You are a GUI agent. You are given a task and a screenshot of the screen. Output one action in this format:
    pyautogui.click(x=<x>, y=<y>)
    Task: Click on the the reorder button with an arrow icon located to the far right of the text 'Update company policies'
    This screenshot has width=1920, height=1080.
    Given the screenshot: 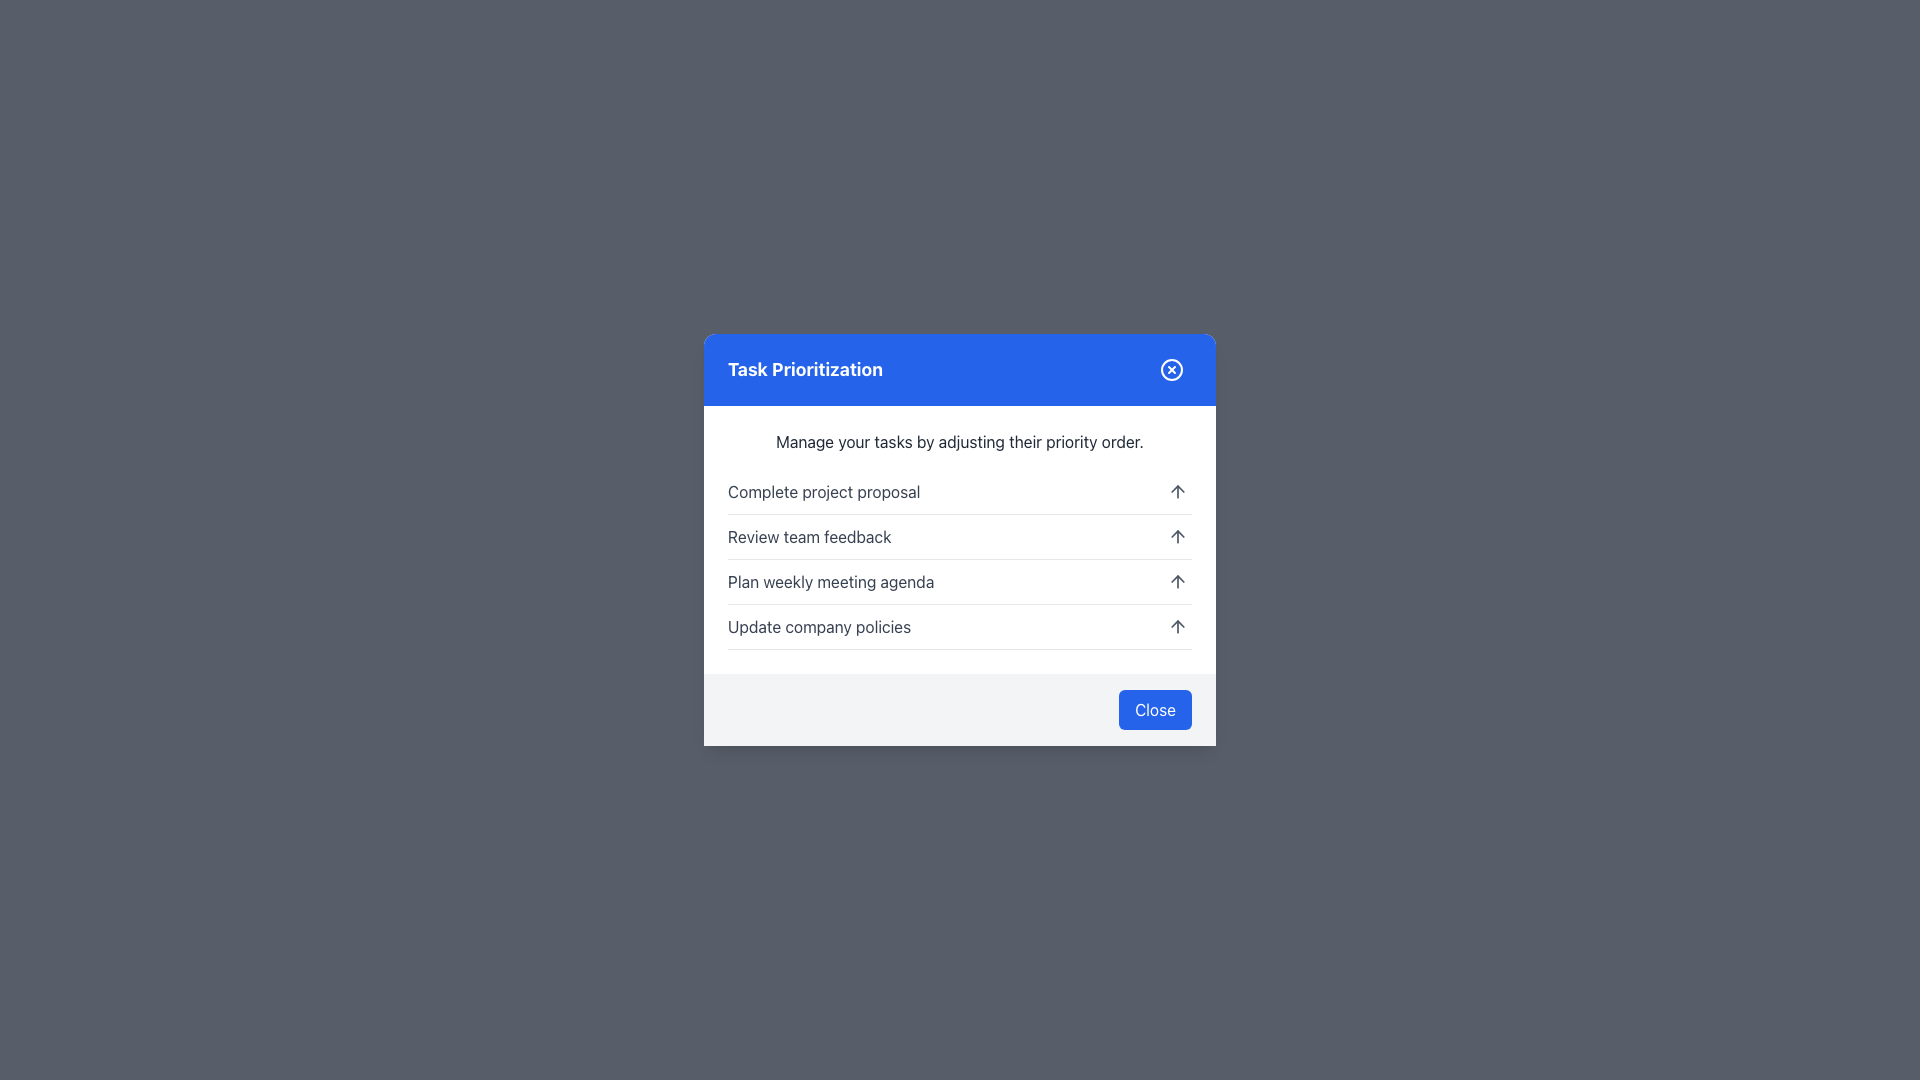 What is the action you would take?
    pyautogui.click(x=1177, y=626)
    